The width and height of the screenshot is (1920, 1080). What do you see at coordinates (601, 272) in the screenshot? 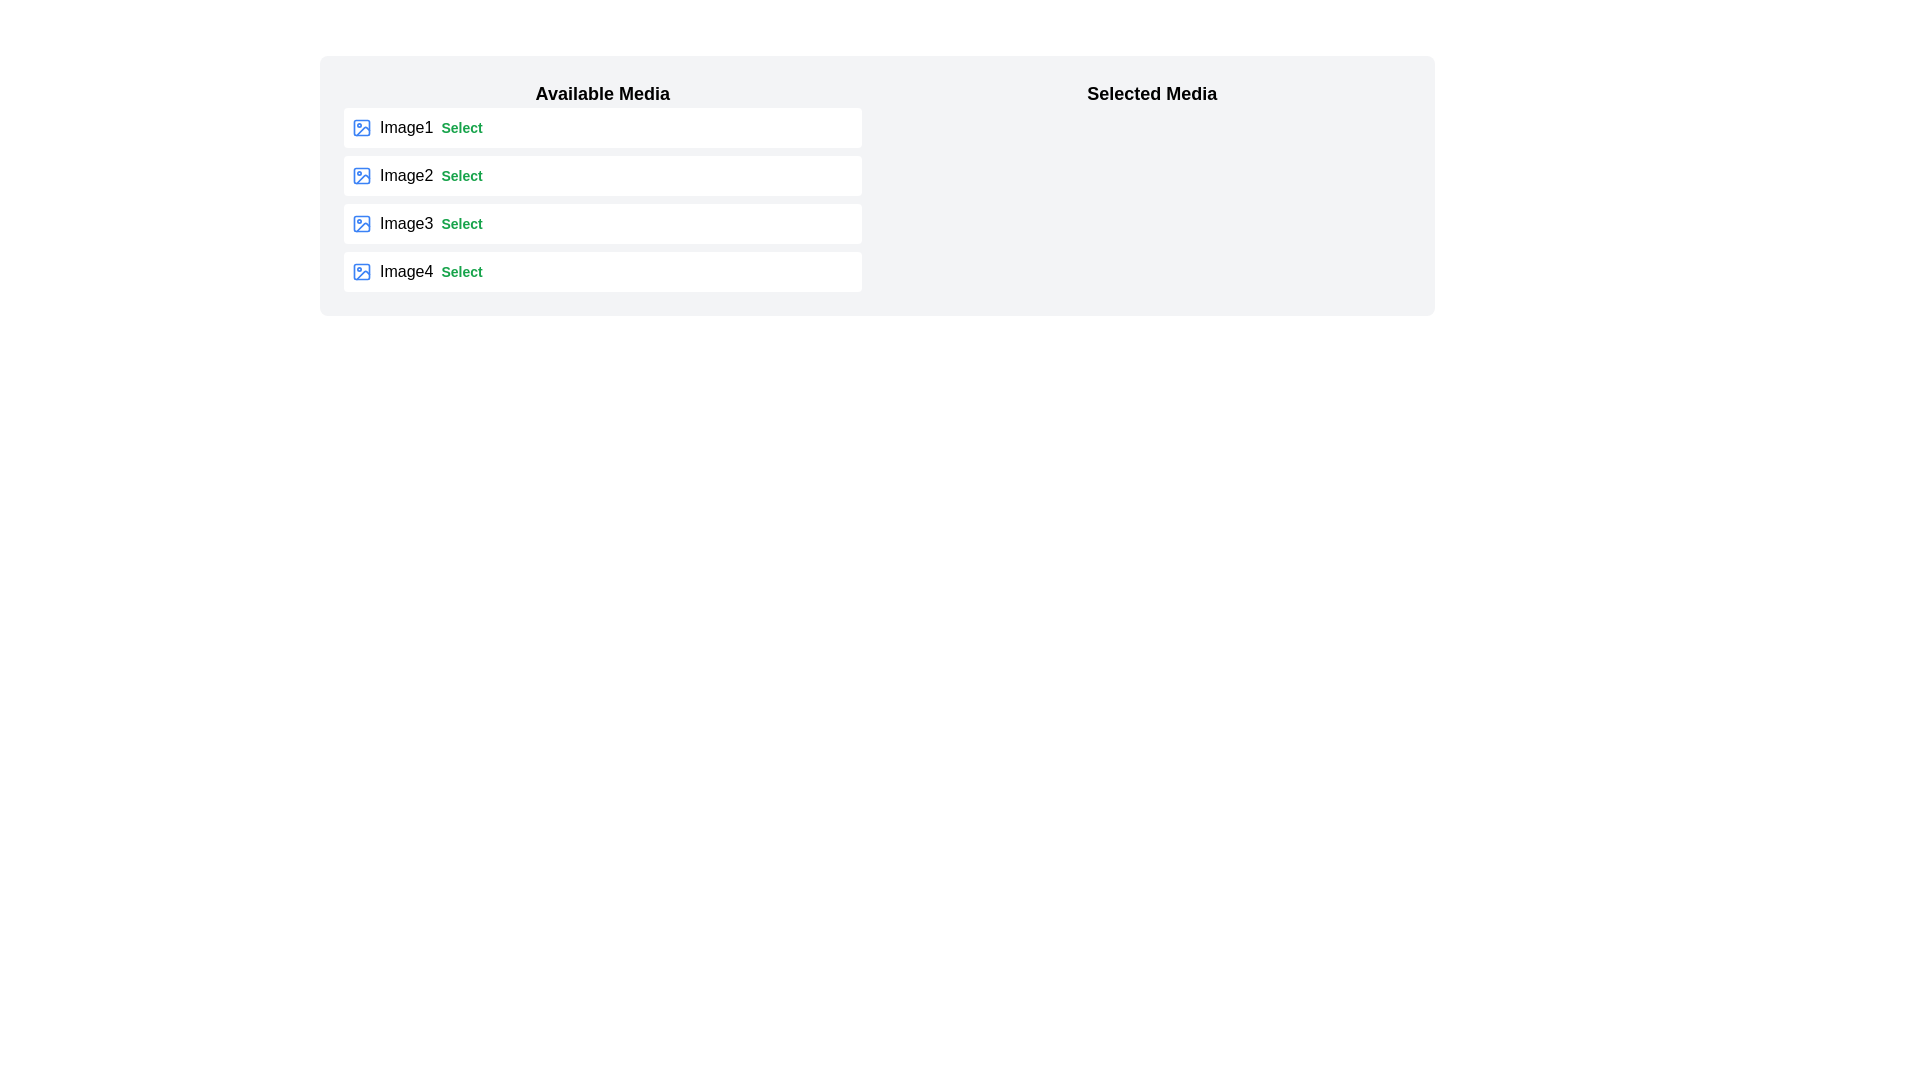
I see `the 'Select' link of the List item labeled 'Image4'` at bounding box center [601, 272].